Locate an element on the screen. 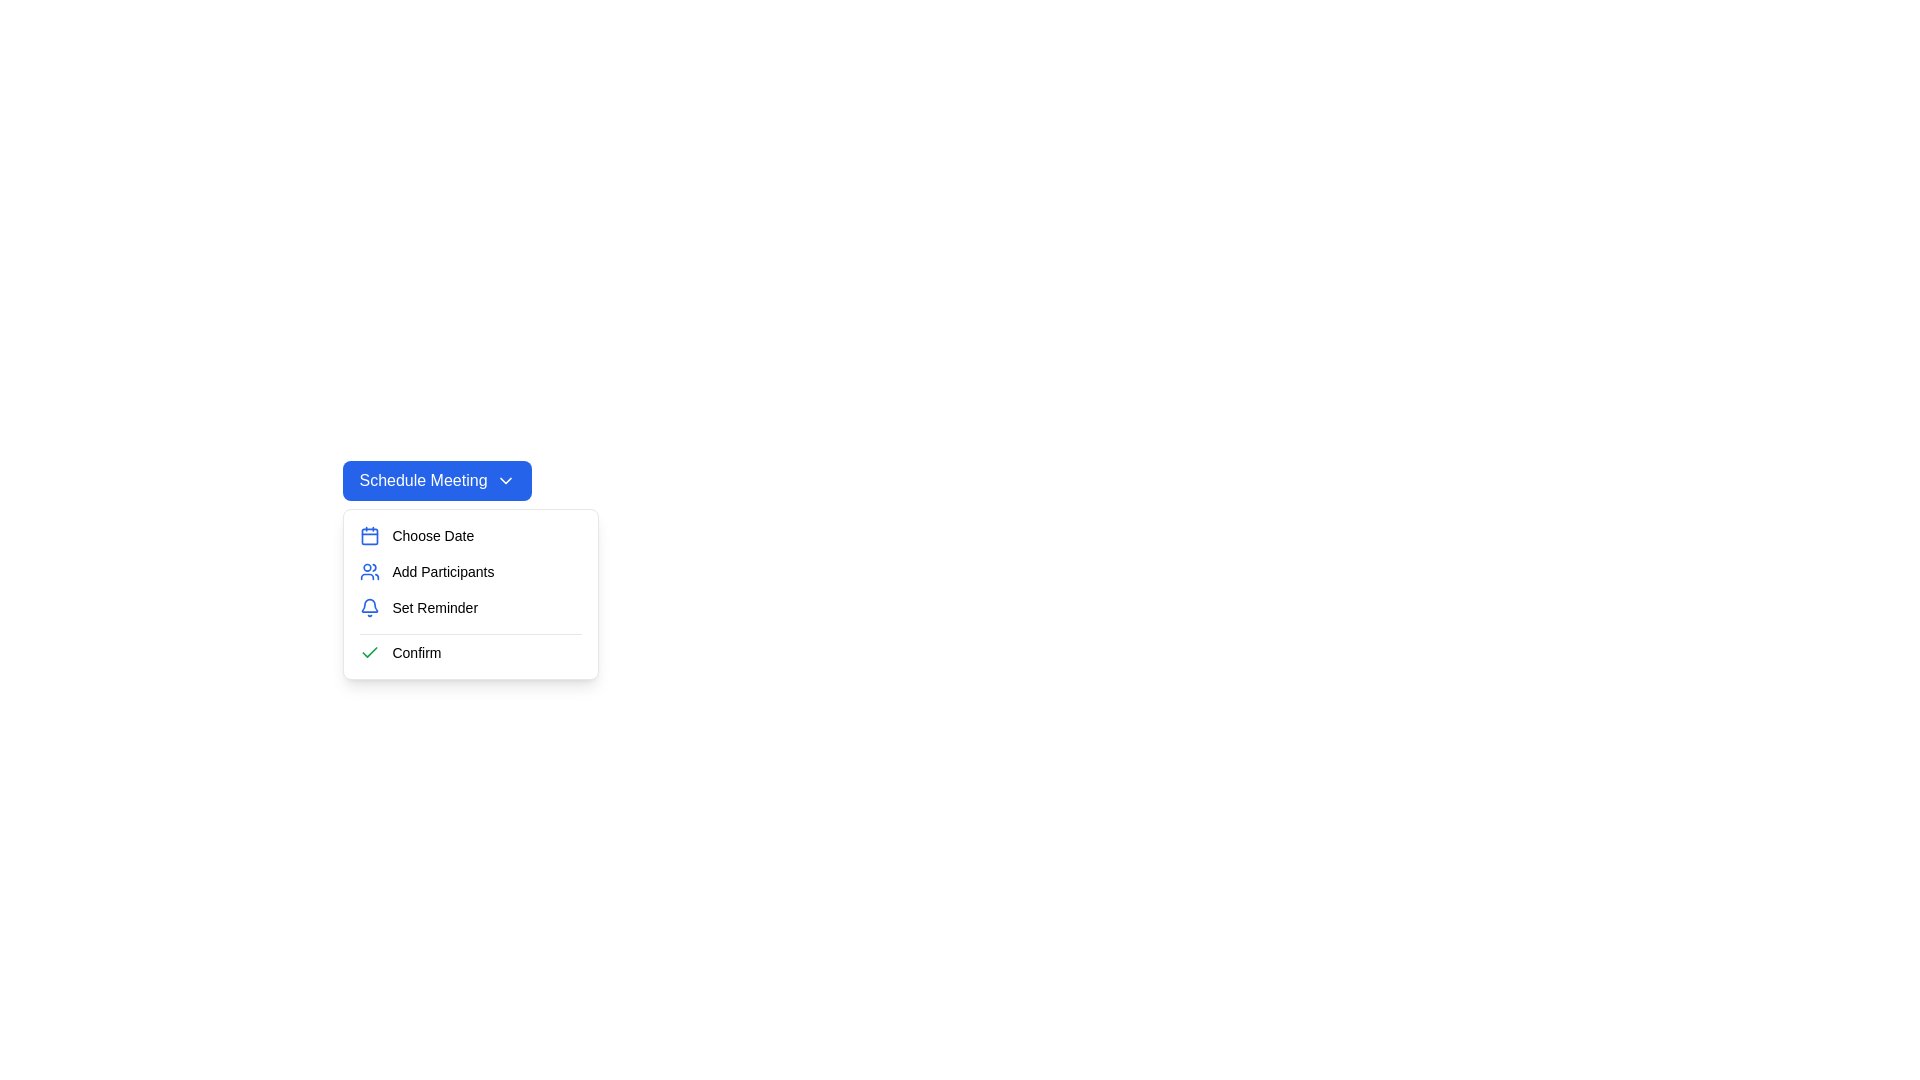 The image size is (1920, 1080). the date selection label in the dropdown menu that appears beneath the 'Schedule Meeting' button, which is aligned horizontally beside a blue calendar icon is located at coordinates (432, 535).